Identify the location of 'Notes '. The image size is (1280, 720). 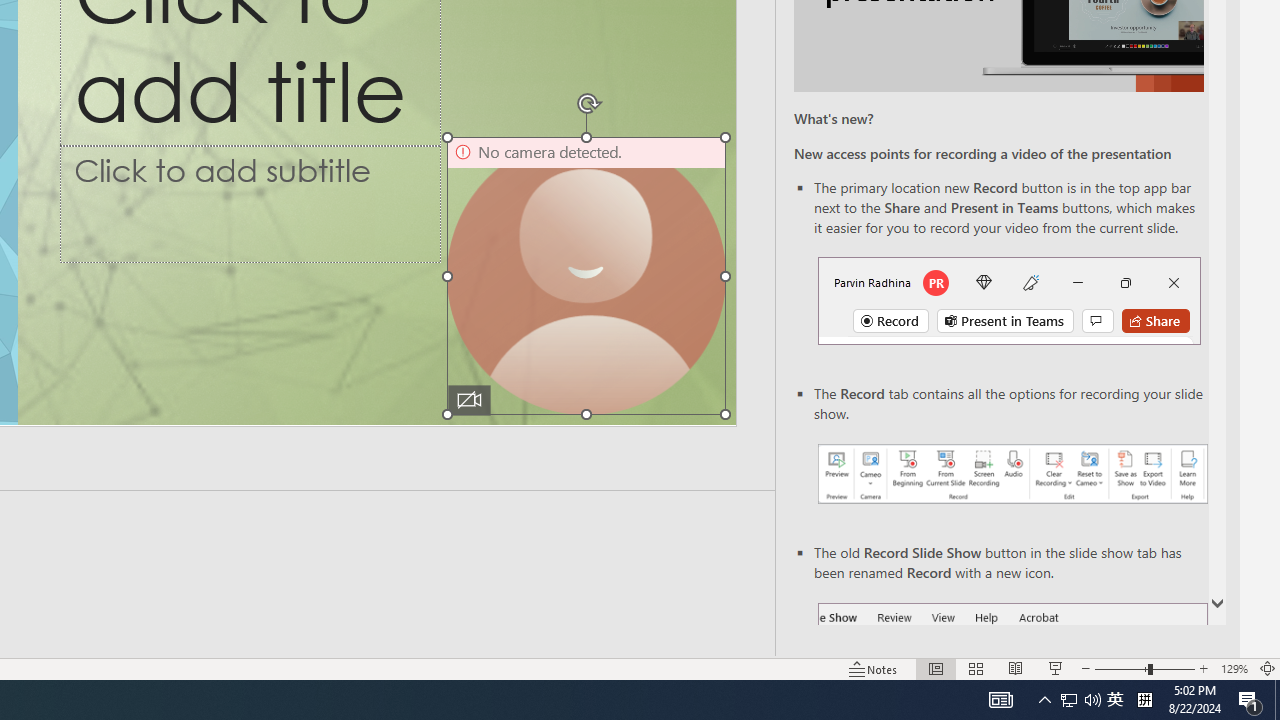
(874, 669).